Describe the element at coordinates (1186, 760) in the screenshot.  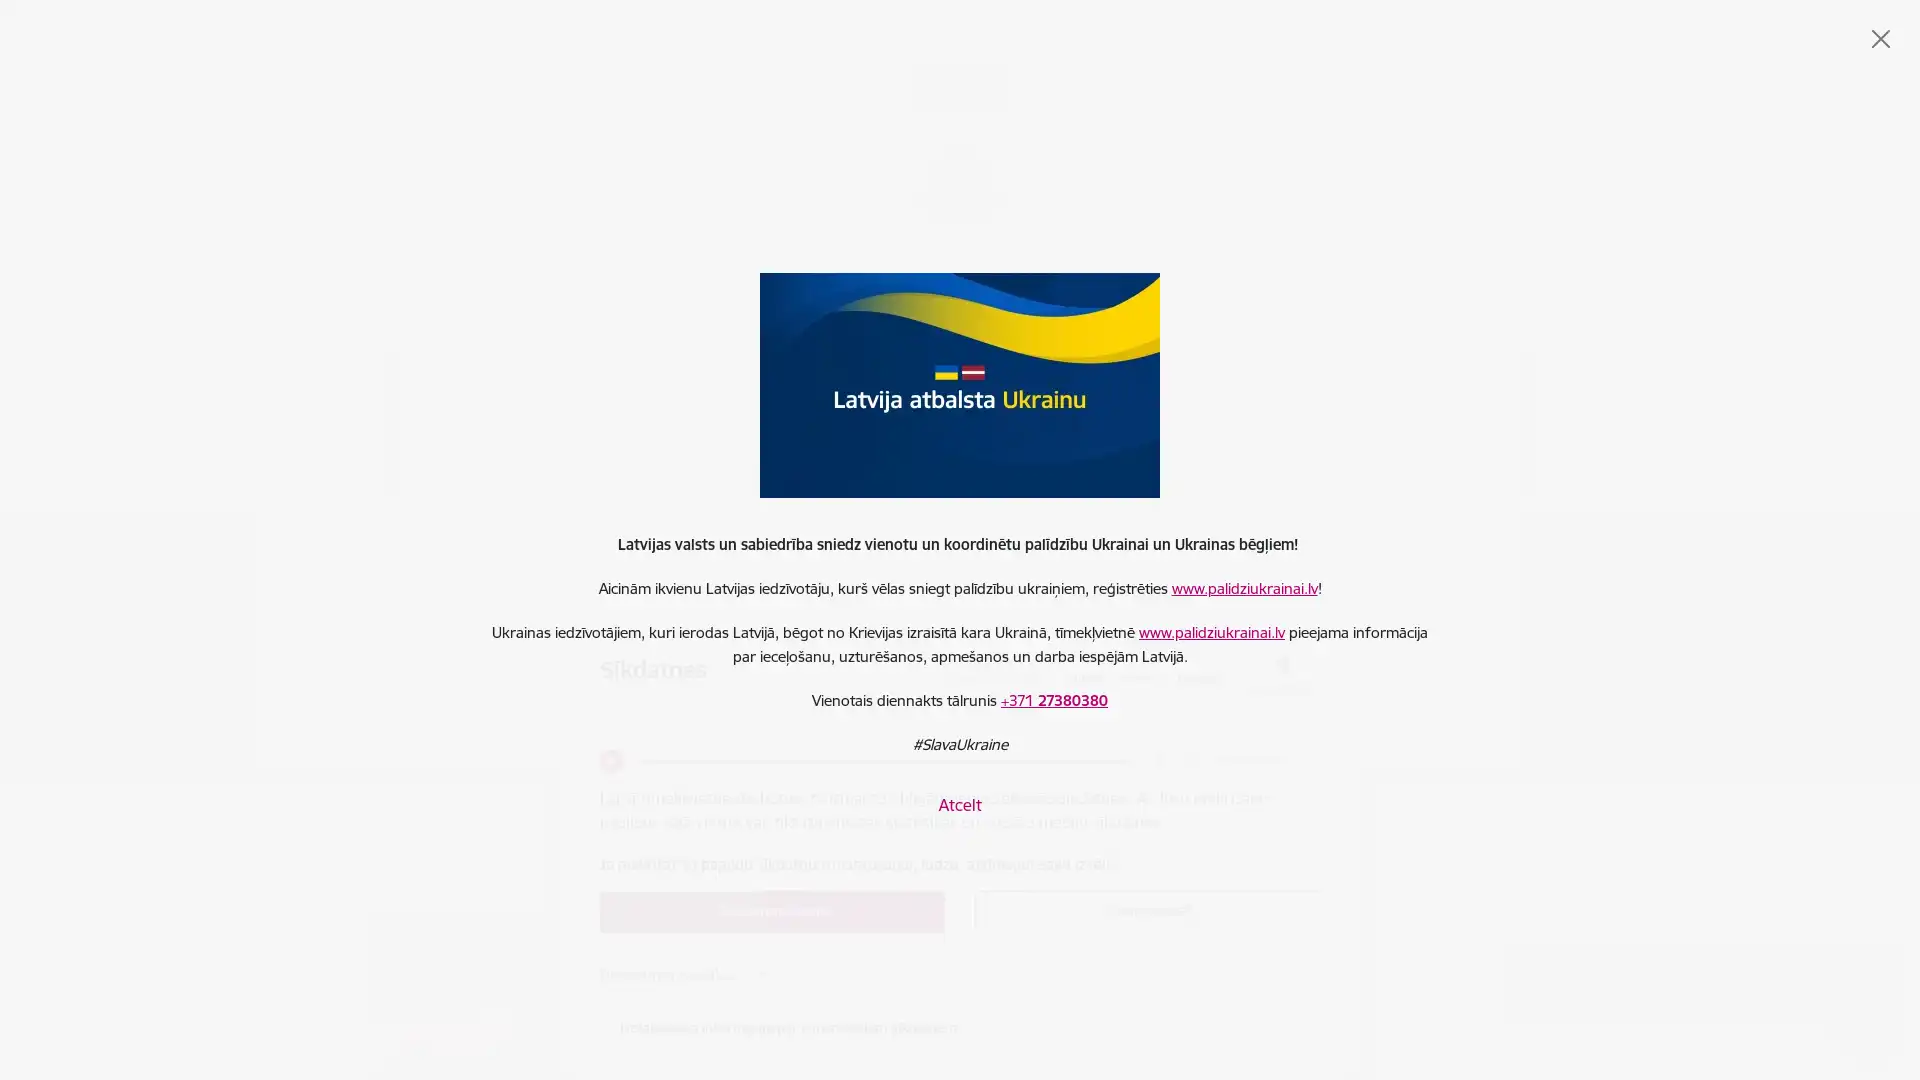
I see `Download` at that location.